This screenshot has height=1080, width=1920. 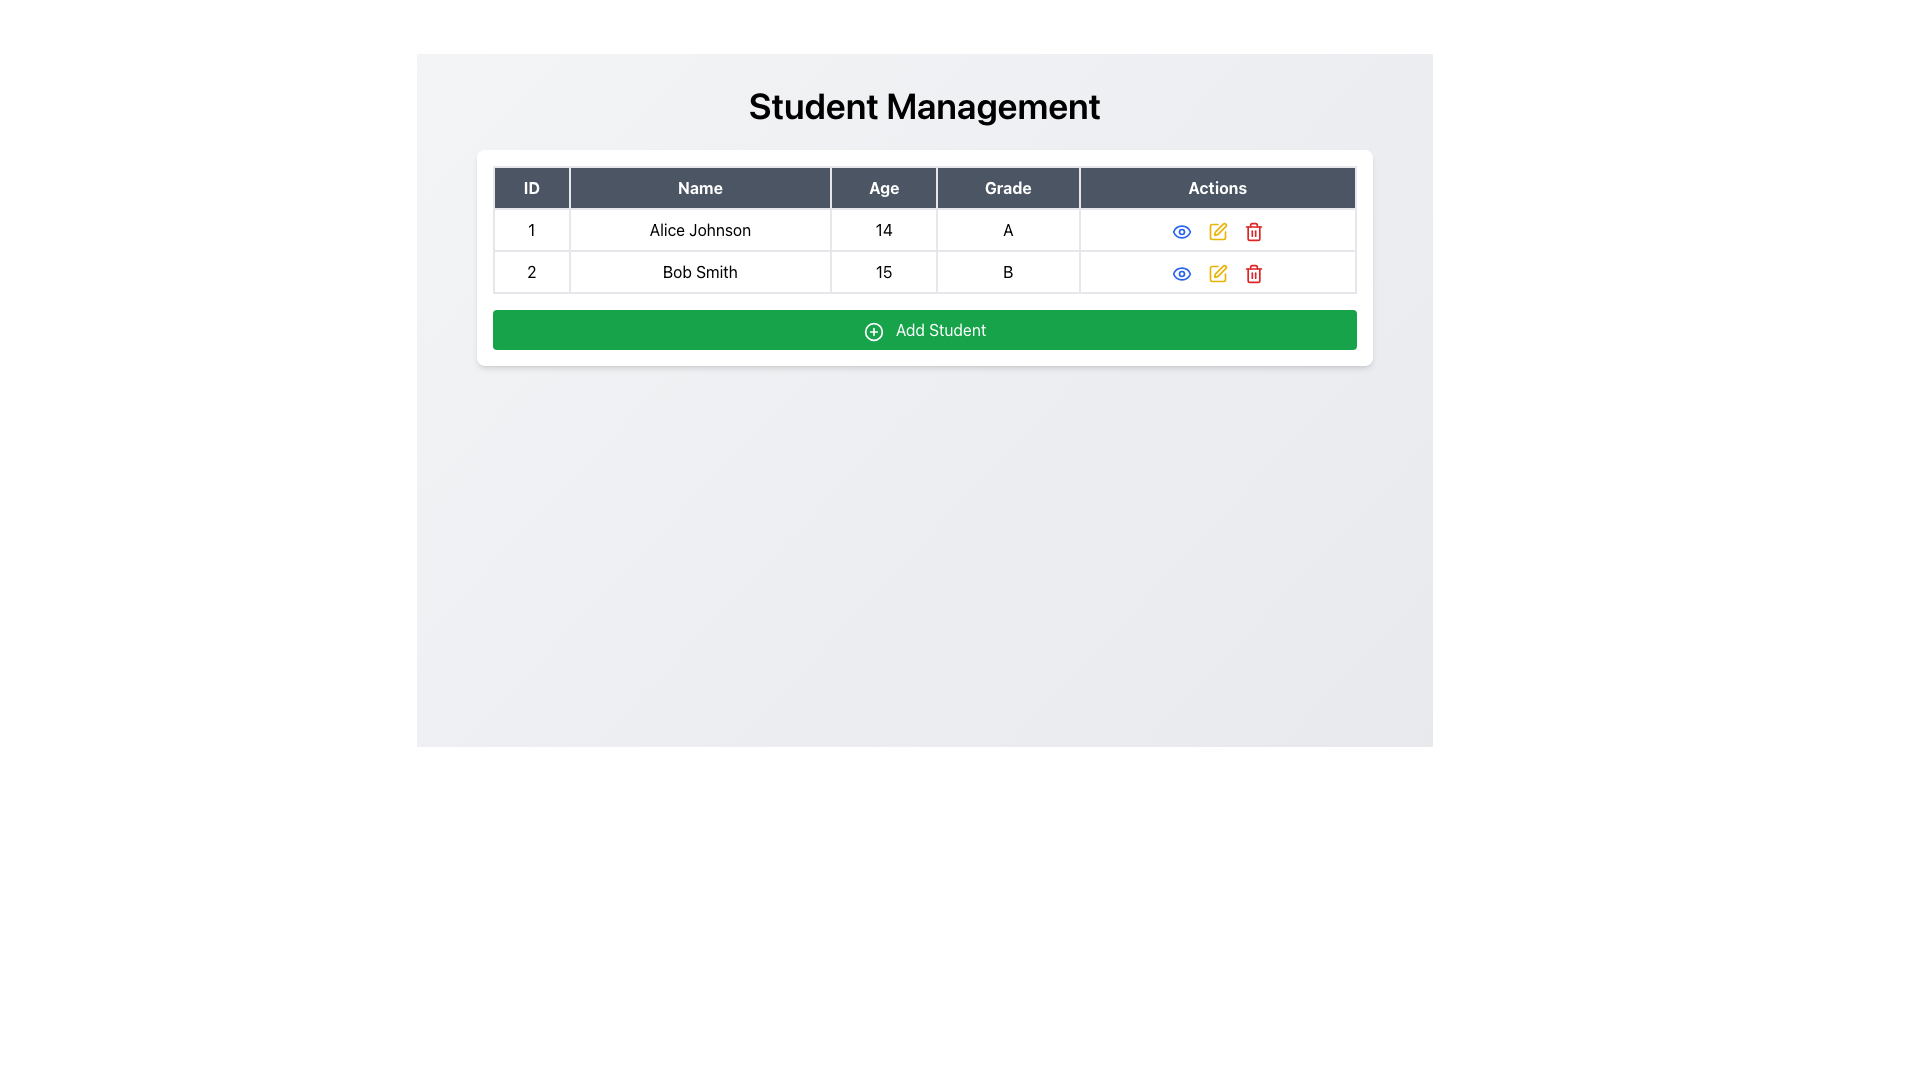 What do you see at coordinates (1008, 272) in the screenshot?
I see `the static text character 'B' located in the fourth column of the second row of a table under the 'Grade' header, which is displayed in bold black font on a white background` at bounding box center [1008, 272].